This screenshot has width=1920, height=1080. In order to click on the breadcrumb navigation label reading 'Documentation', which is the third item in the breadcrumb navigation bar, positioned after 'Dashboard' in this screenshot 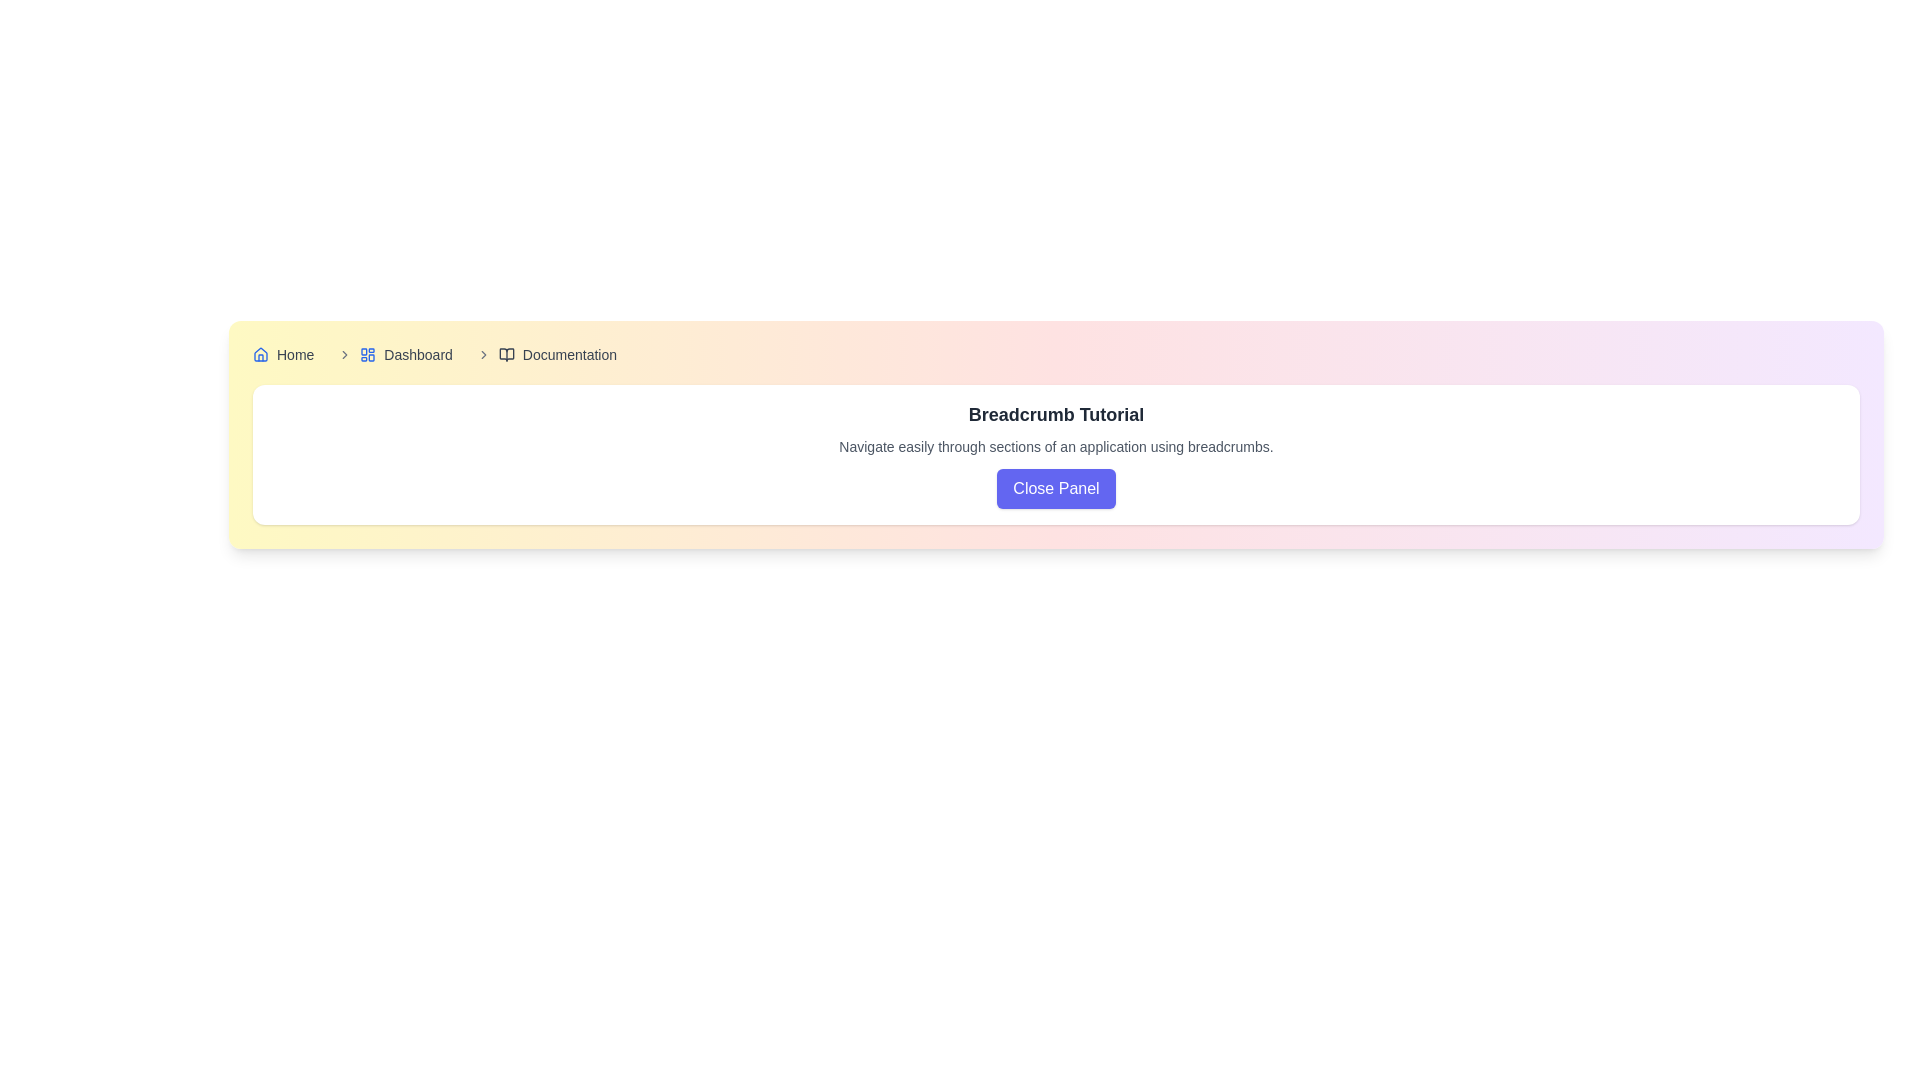, I will do `click(557, 353)`.